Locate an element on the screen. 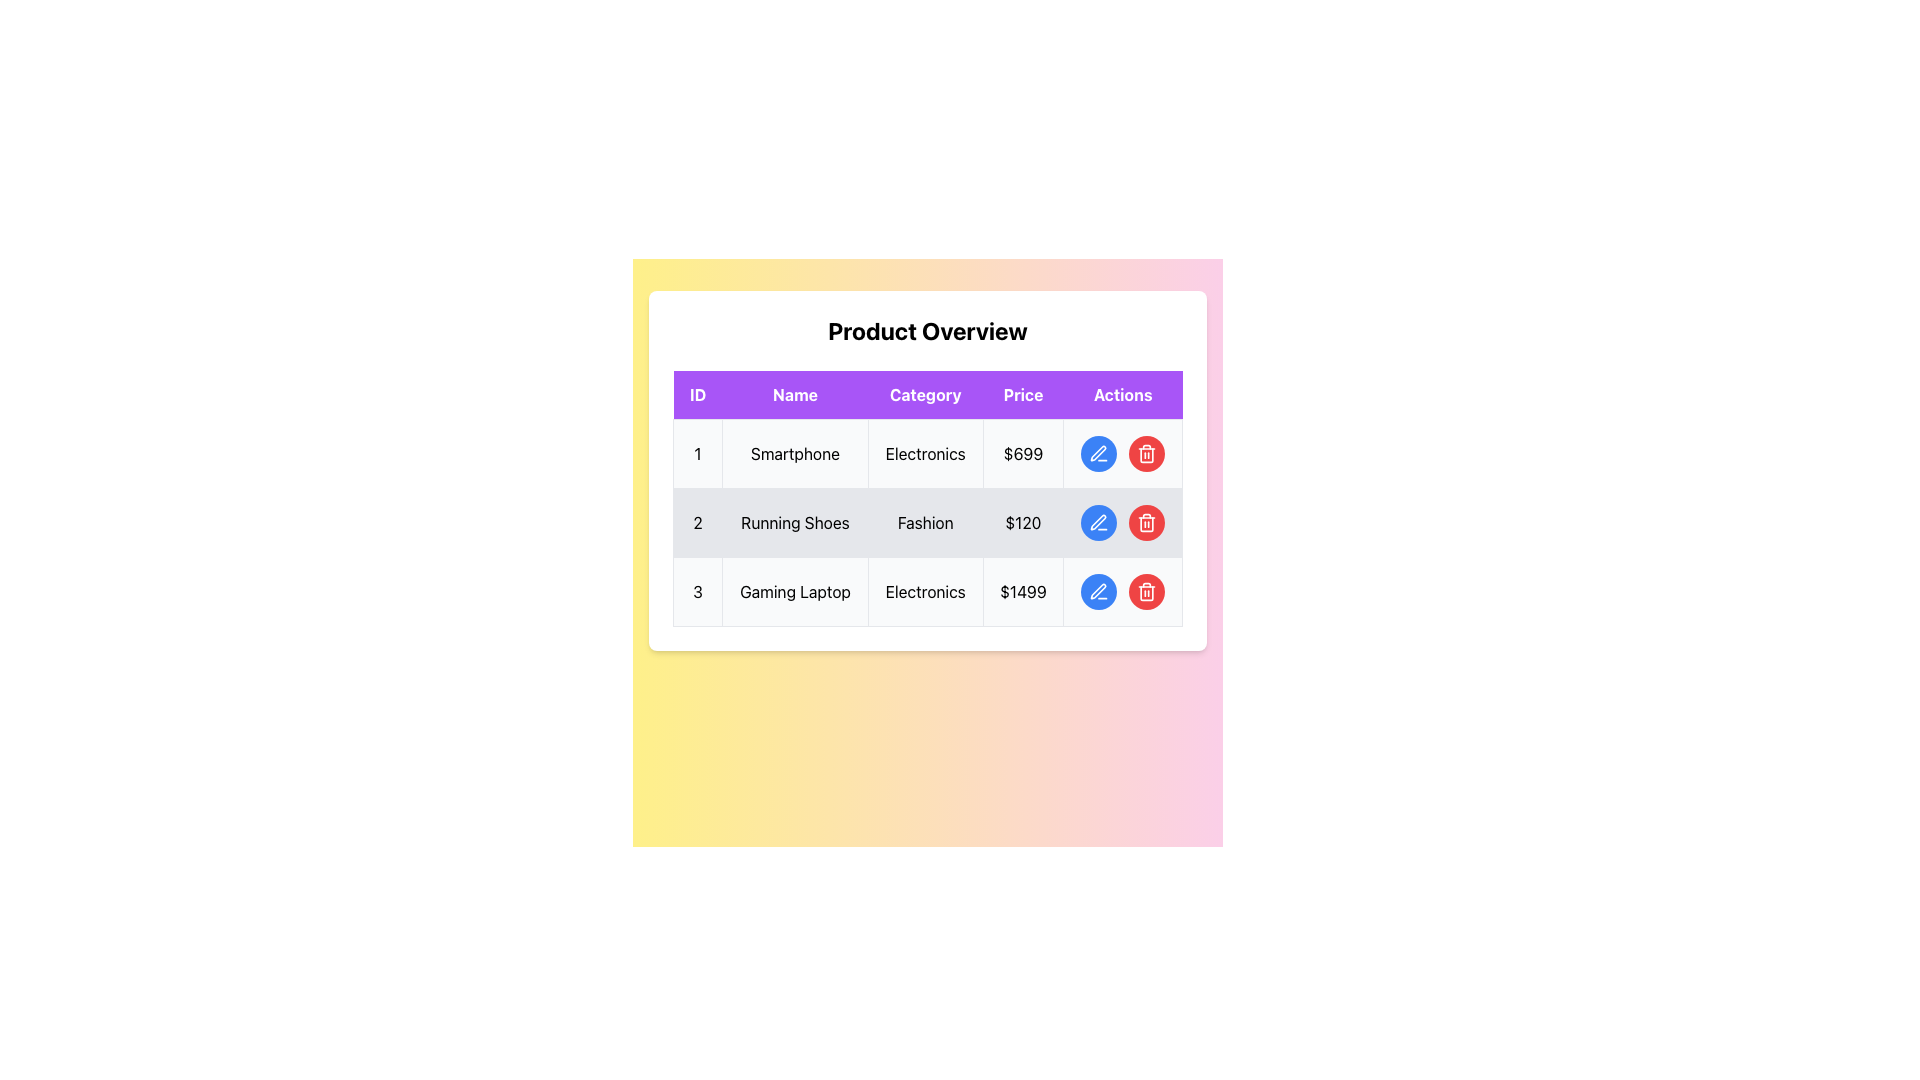 The height and width of the screenshot is (1080, 1920). the edit button icon located in the 'Actions' column of the third row of the table under the 'Product Overview' heading to possibly reveal a tooltip is located at coordinates (1097, 590).